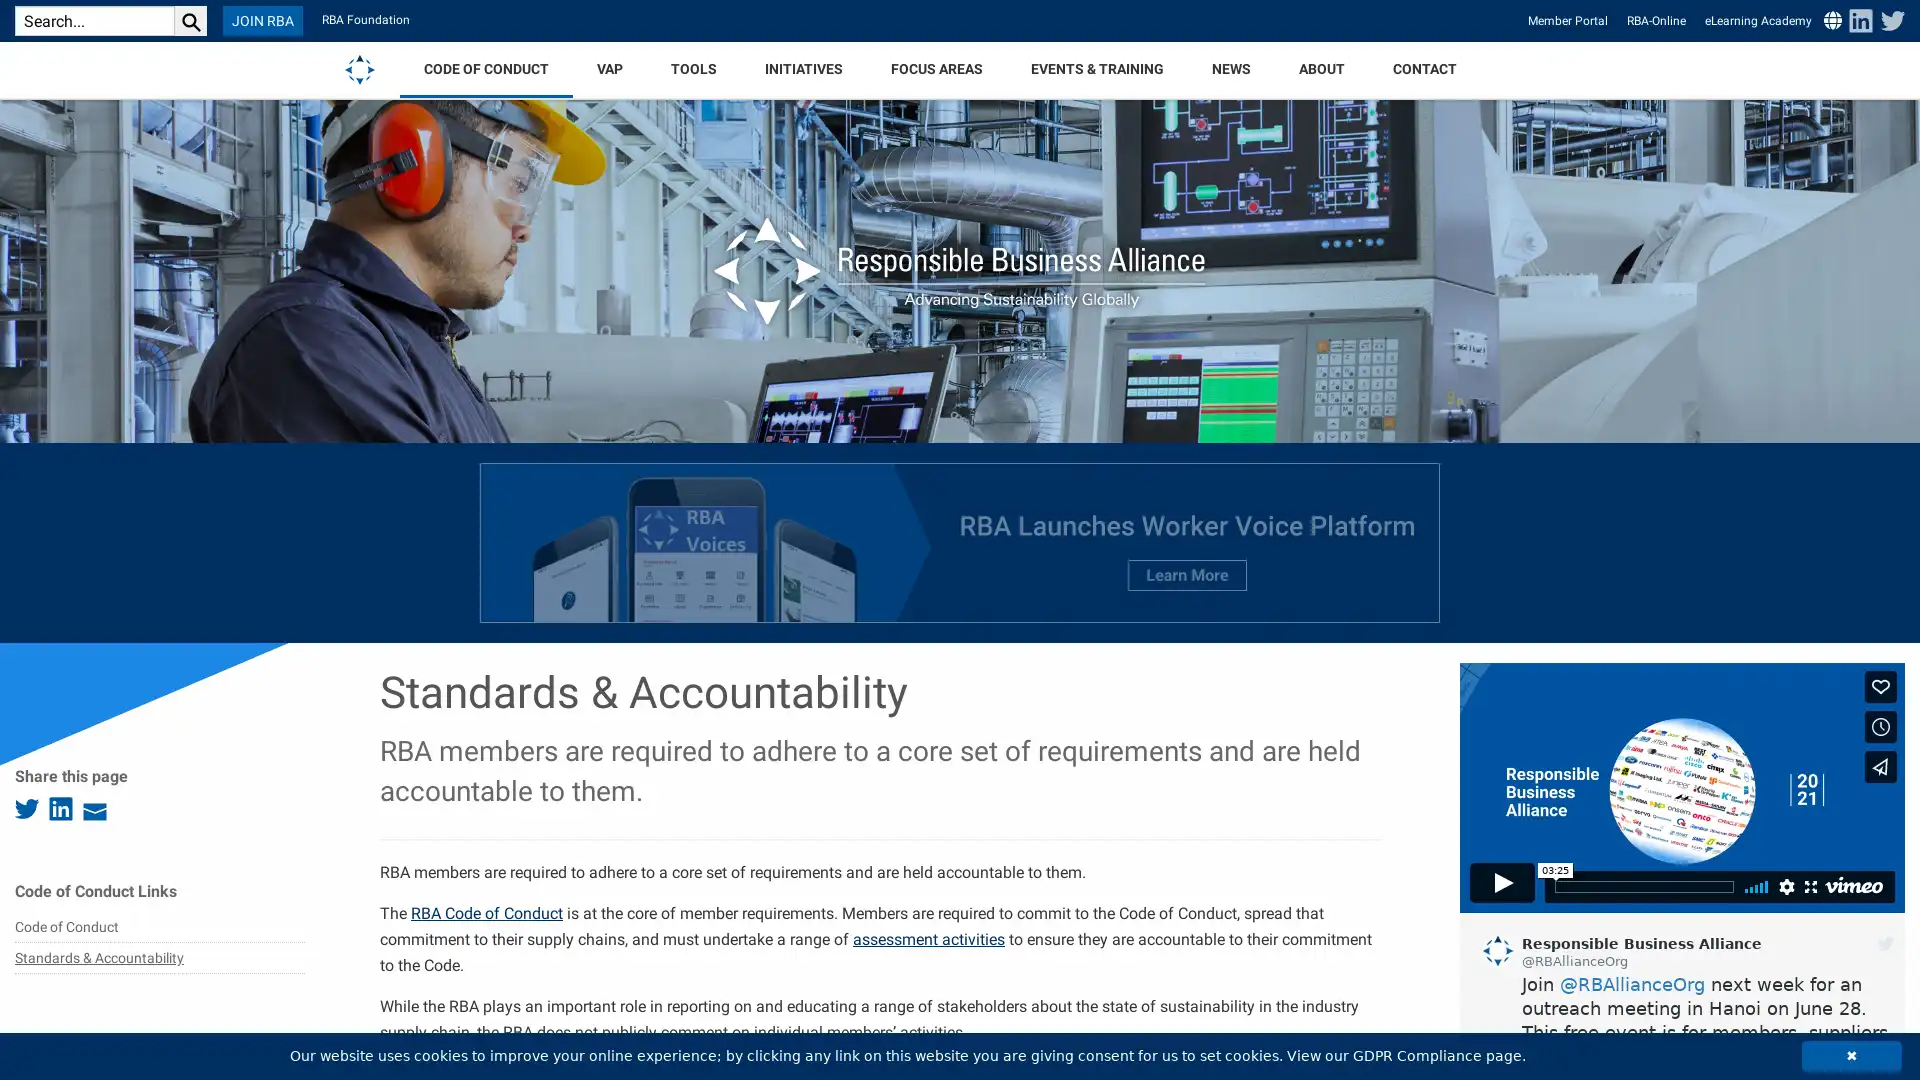  I want to click on search, so click(191, 20).